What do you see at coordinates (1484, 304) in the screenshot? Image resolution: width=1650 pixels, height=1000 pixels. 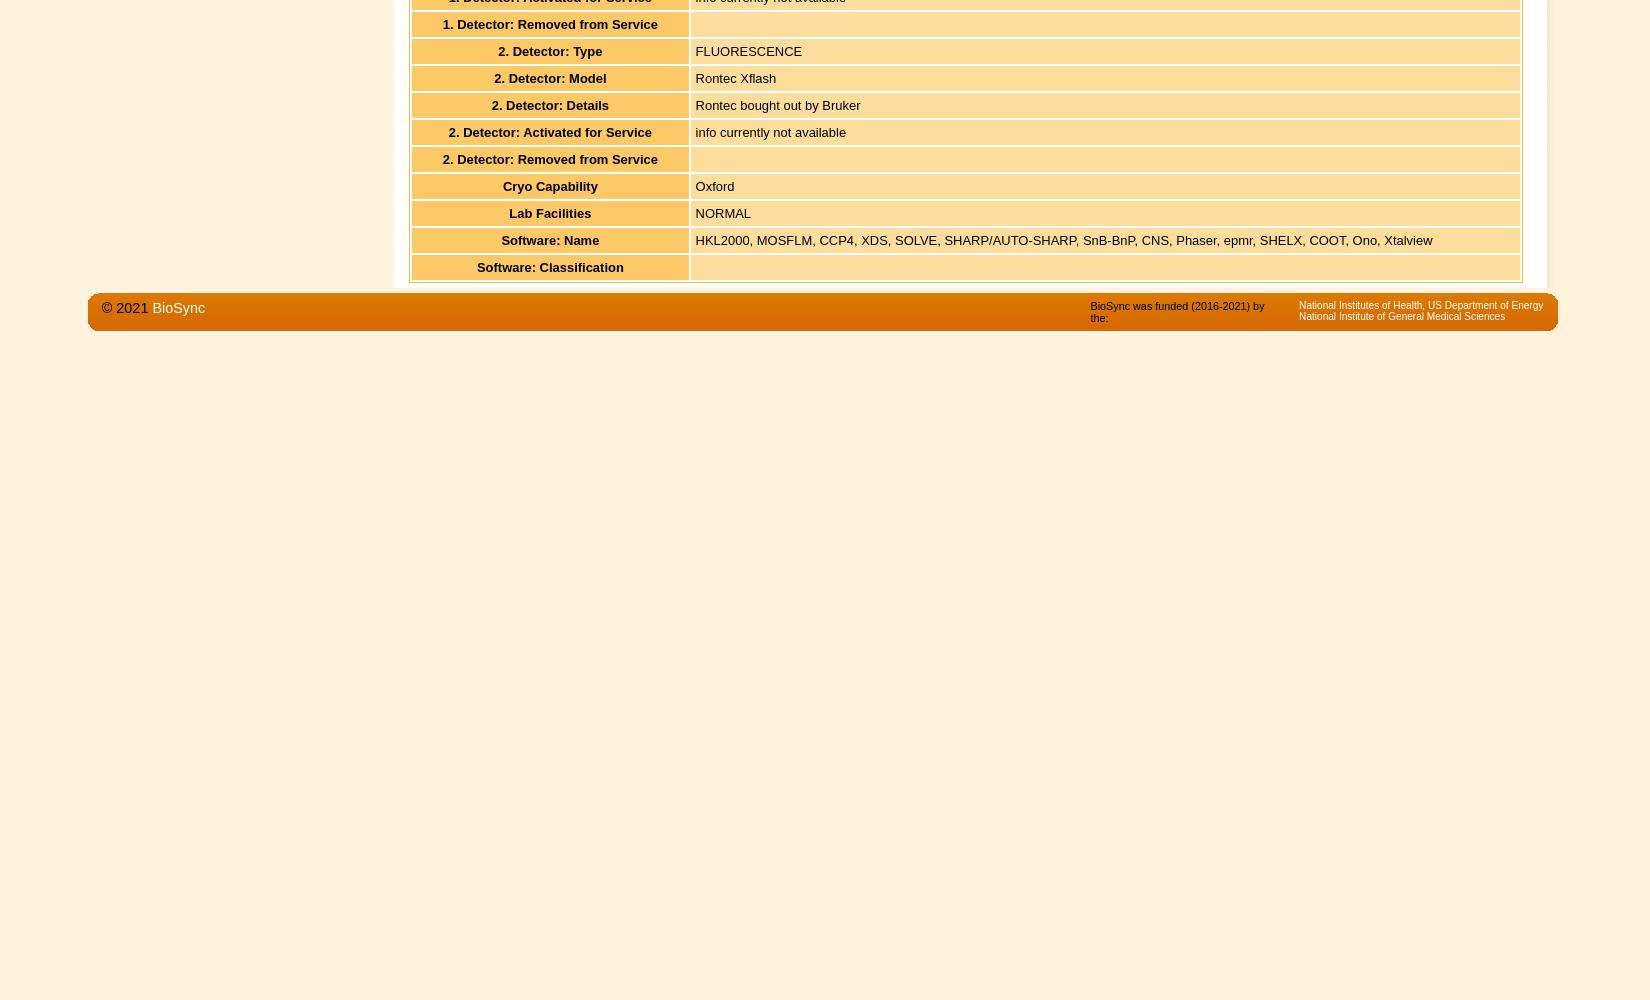 I see `'US Department of Energy'` at bounding box center [1484, 304].